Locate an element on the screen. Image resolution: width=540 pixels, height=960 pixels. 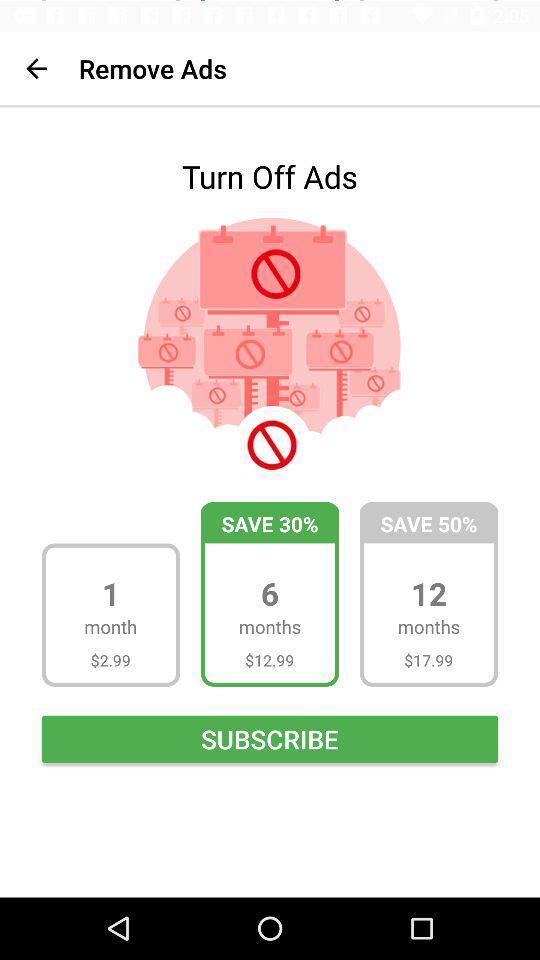
subscribe item is located at coordinates (270, 737).